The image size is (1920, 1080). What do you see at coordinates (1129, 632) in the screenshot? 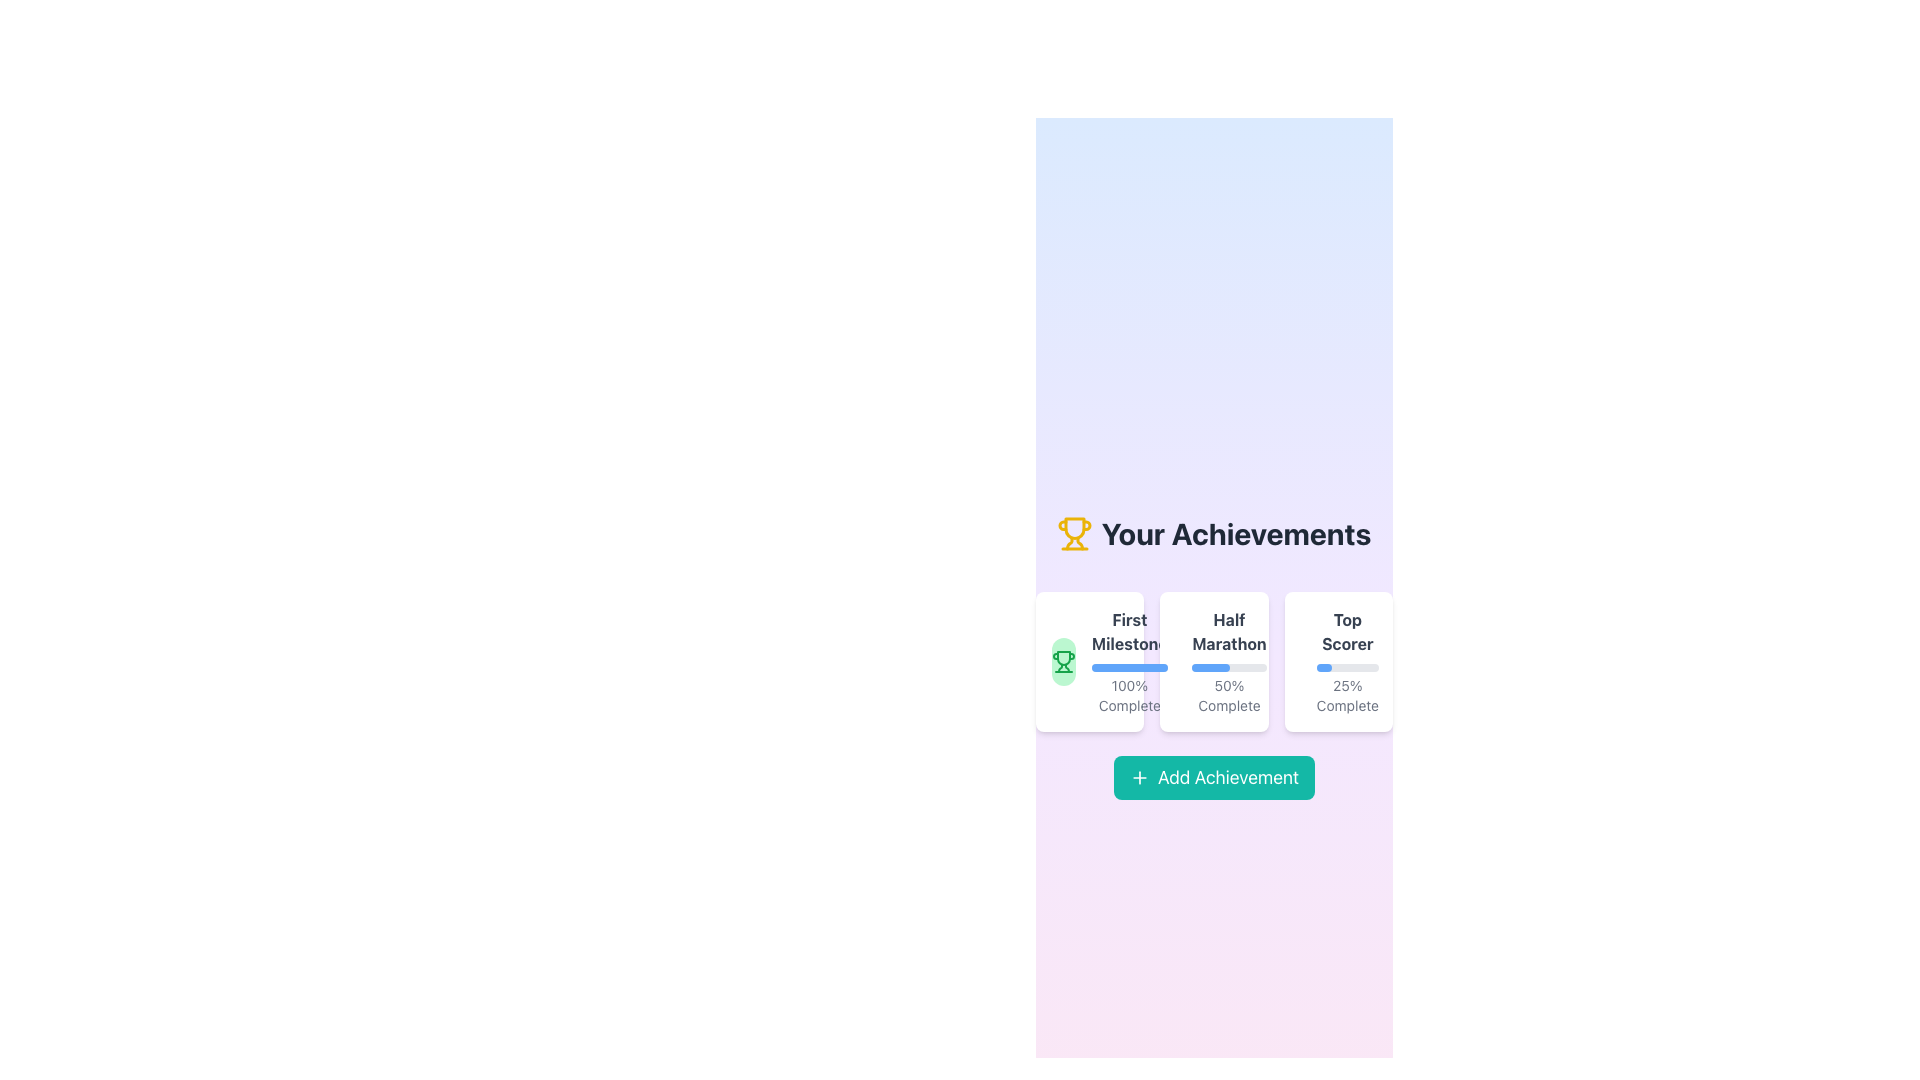
I see `the label that describes the milestone represented by the achievement card, located at the top-left within the card layout, above the progress bar` at bounding box center [1129, 632].